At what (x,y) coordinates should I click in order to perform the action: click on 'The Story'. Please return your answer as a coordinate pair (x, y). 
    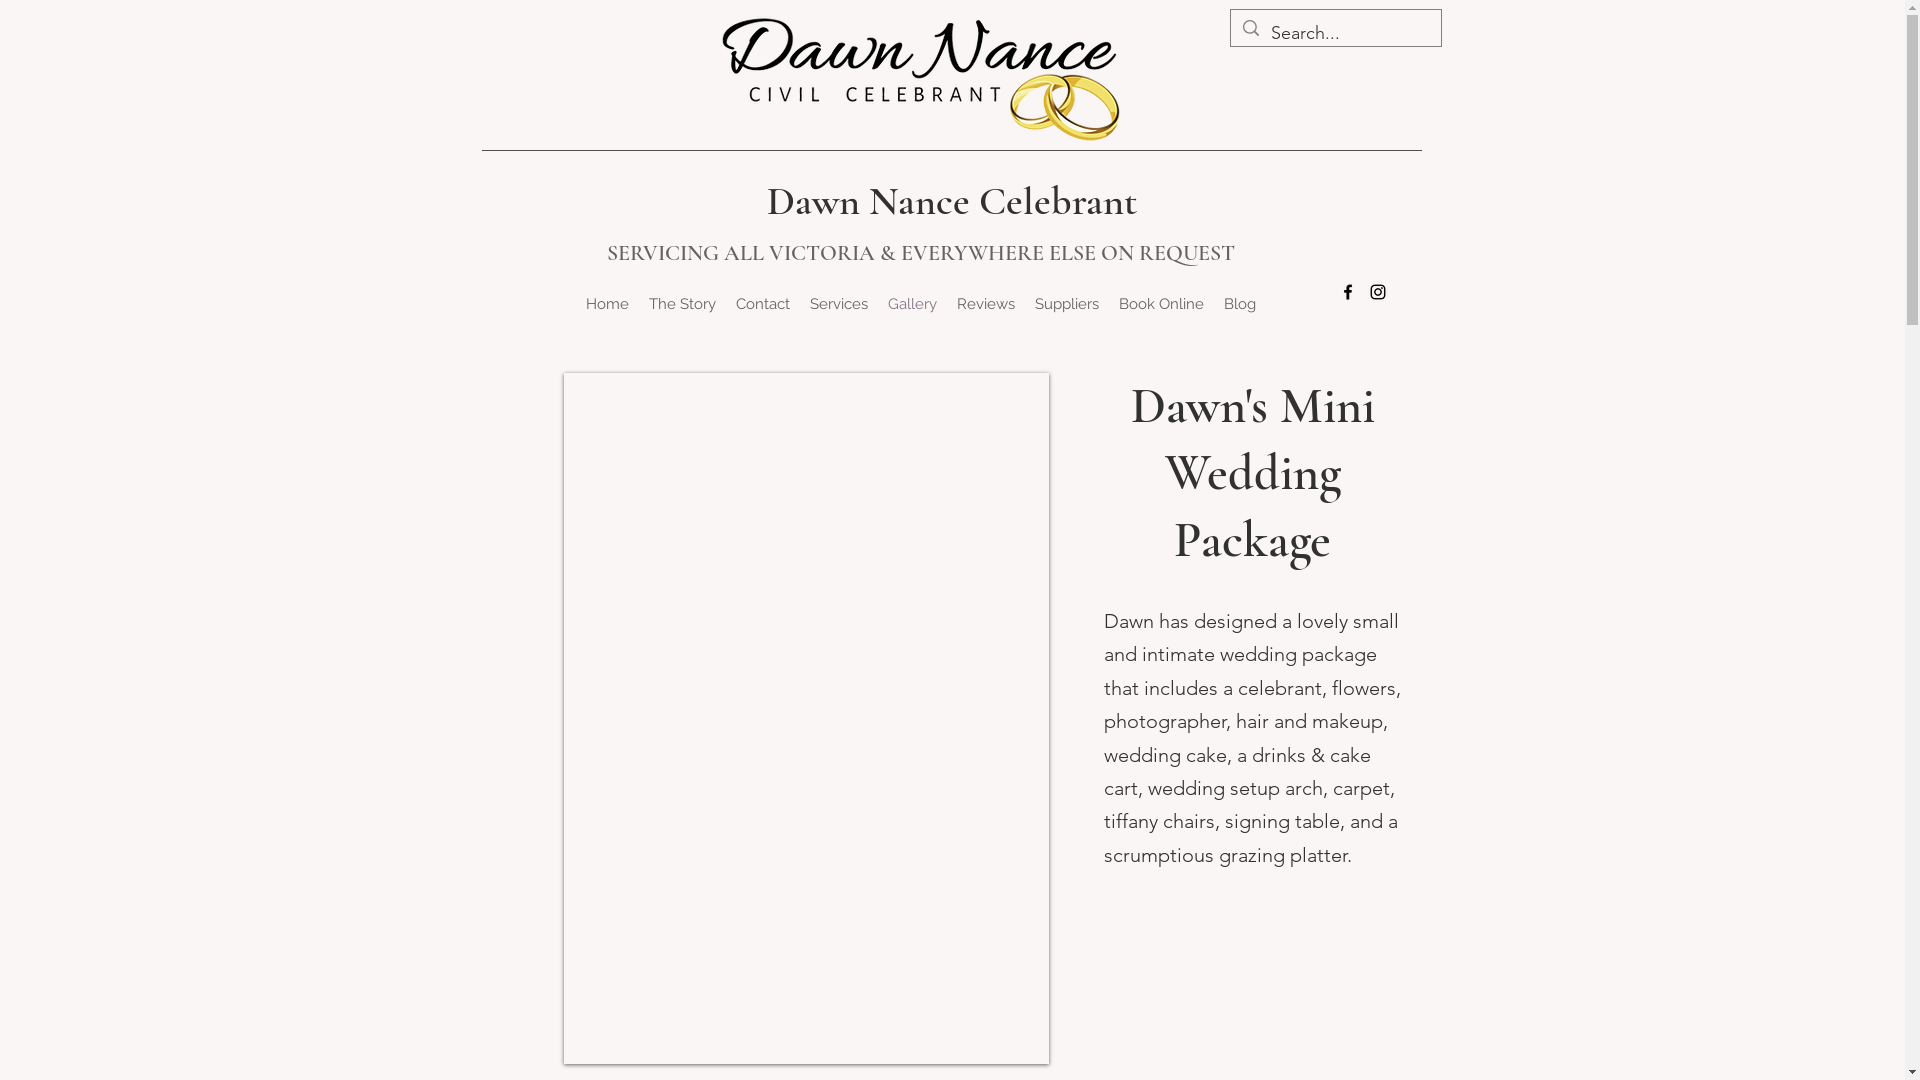
    Looking at the image, I should click on (681, 304).